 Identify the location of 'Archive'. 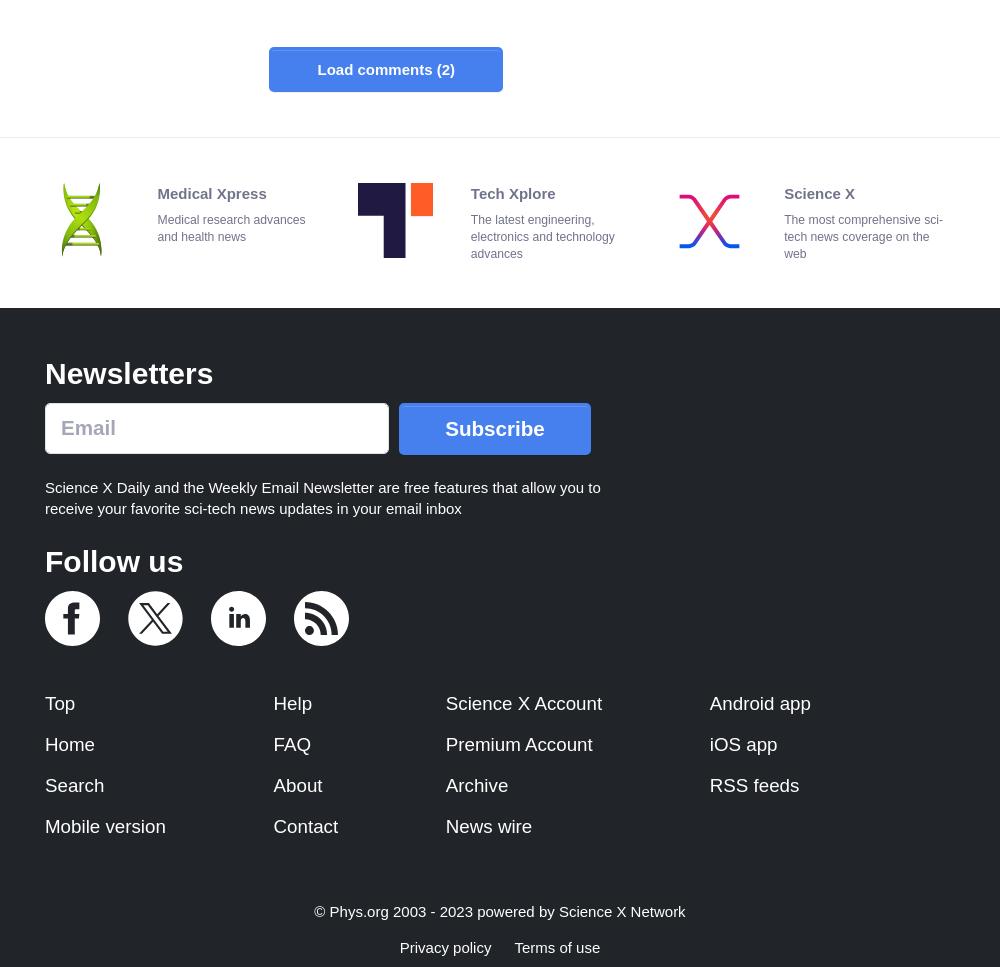
(475, 784).